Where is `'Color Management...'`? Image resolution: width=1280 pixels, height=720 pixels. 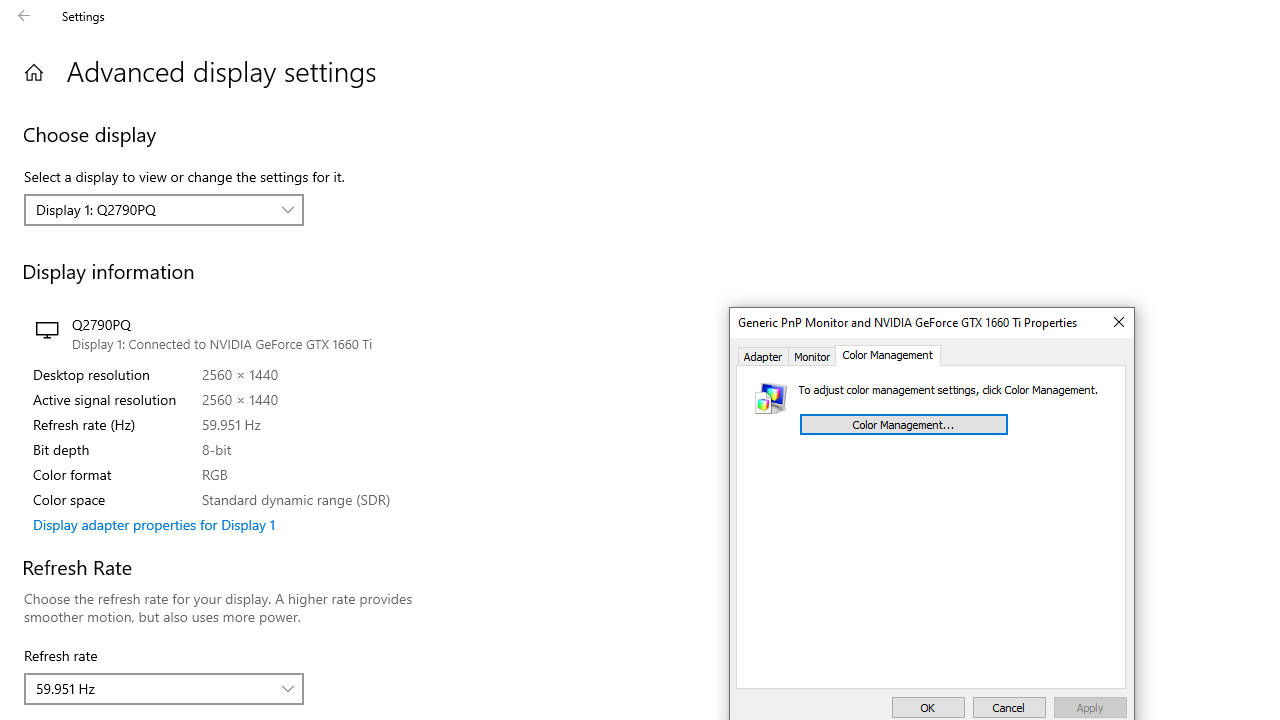
'Color Management...' is located at coordinates (902, 423).